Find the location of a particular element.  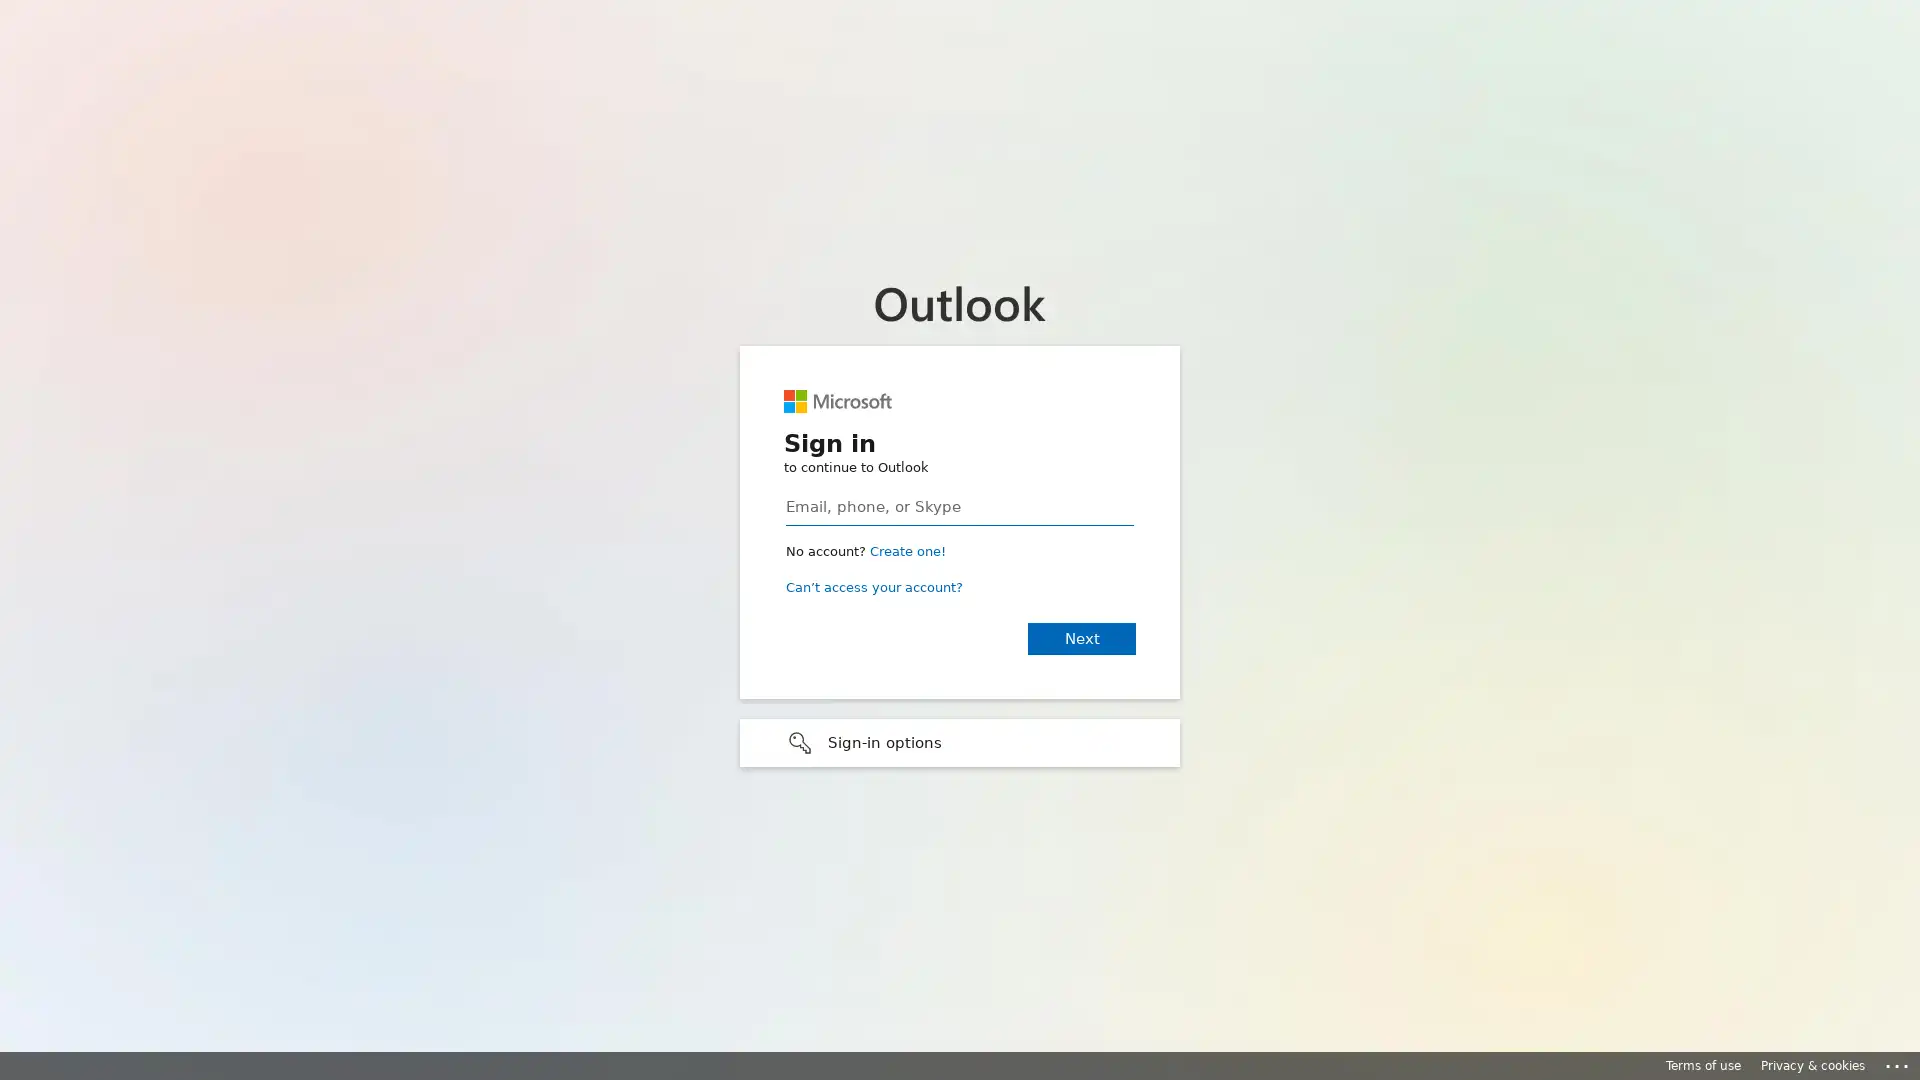

Sign-in options is located at coordinates (960, 741).